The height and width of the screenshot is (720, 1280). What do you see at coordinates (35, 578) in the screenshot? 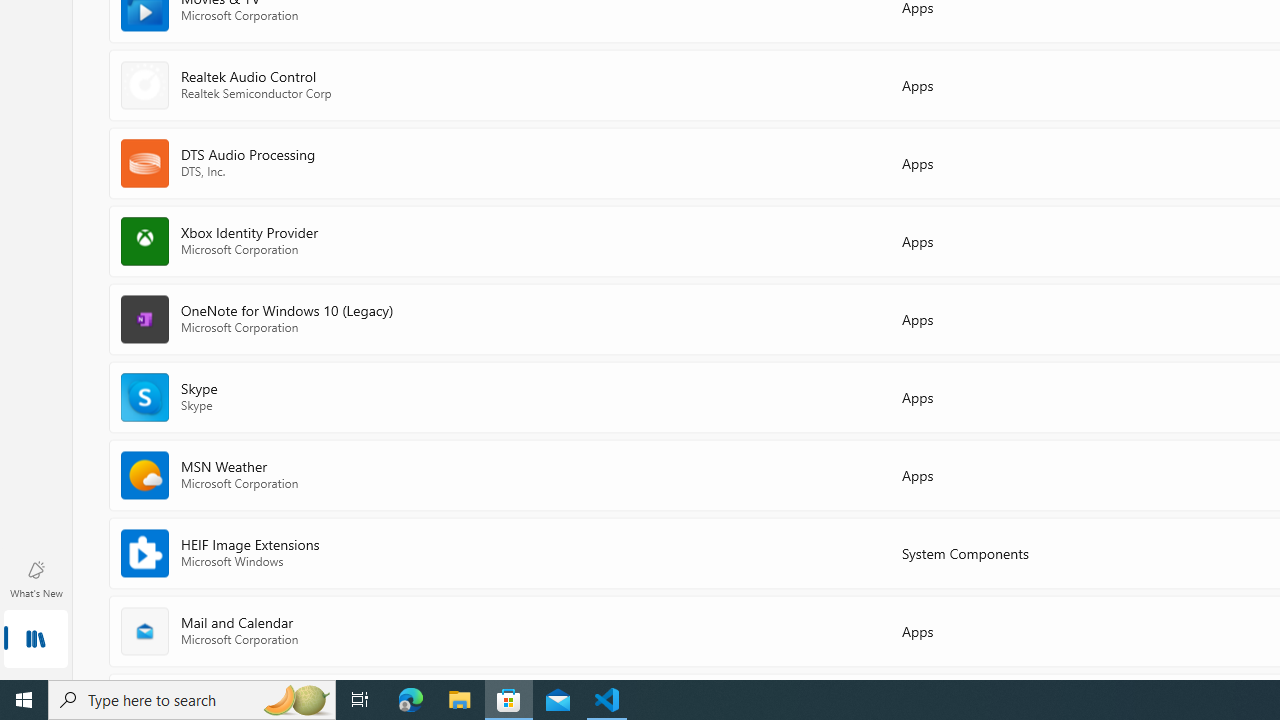
I see `'What'` at bounding box center [35, 578].